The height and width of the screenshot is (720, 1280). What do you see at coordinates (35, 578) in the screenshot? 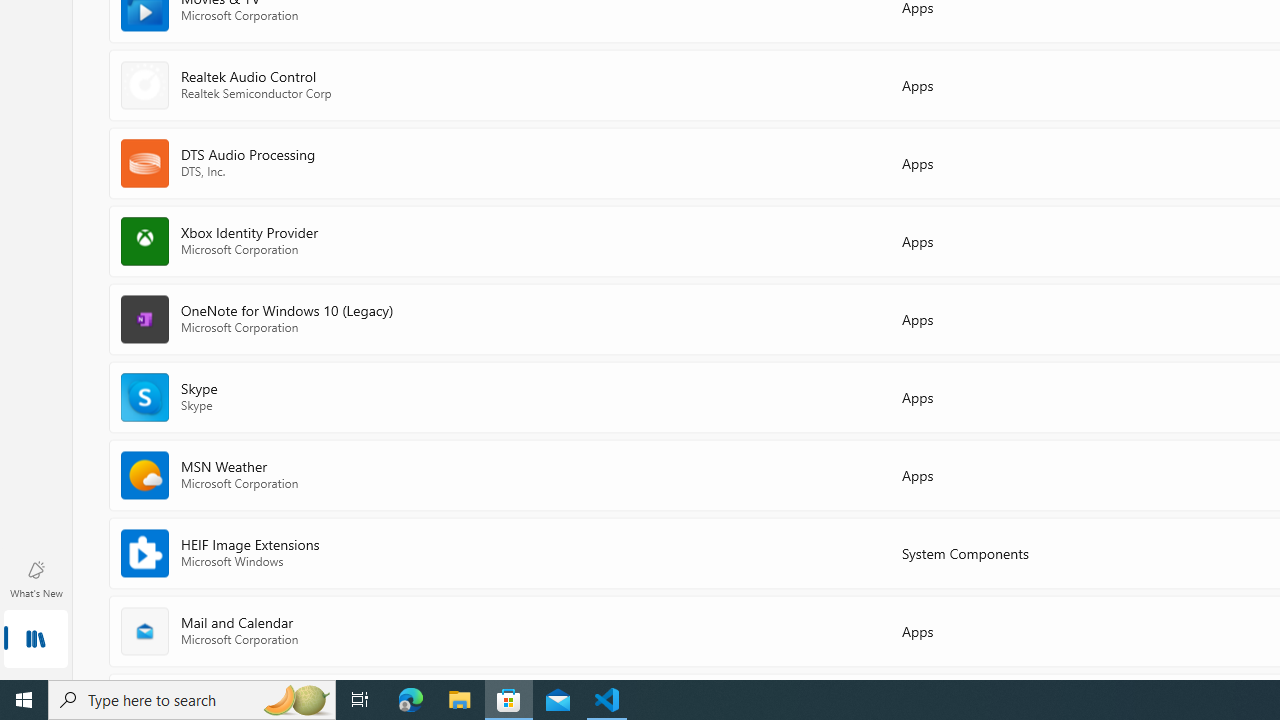
I see `'What'` at bounding box center [35, 578].